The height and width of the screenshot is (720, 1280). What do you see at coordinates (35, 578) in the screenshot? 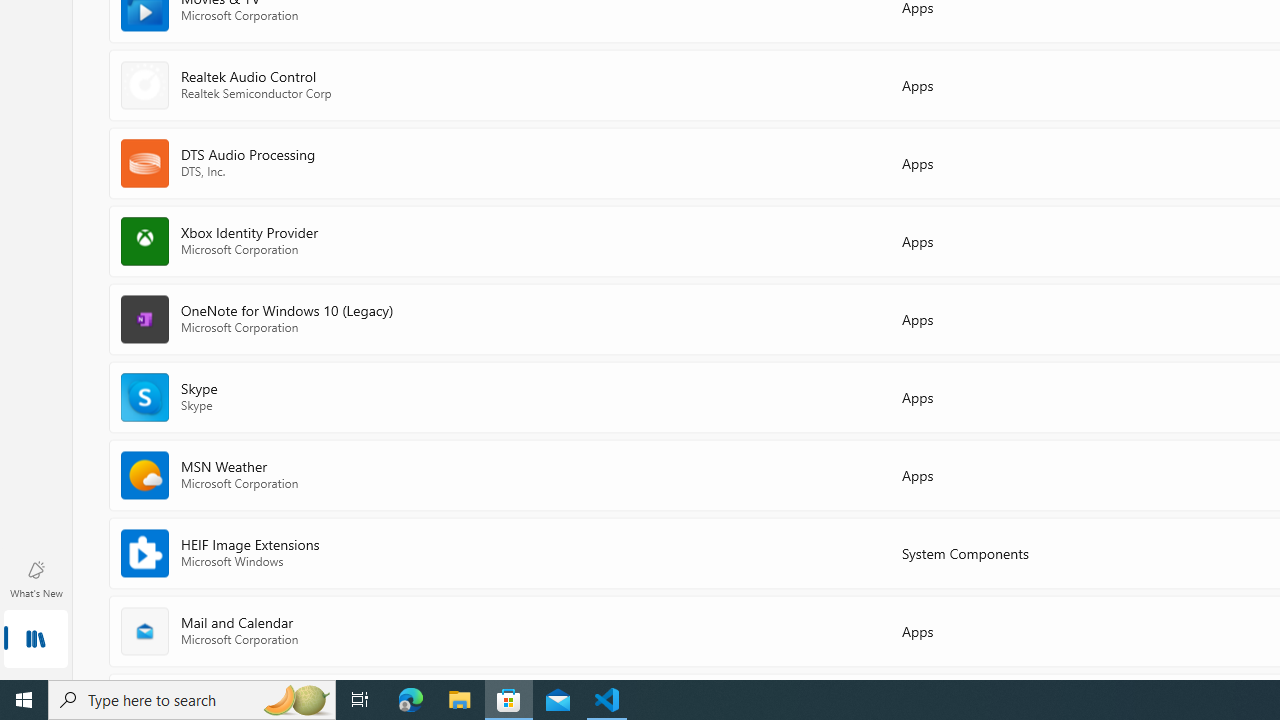
I see `'What'` at bounding box center [35, 578].